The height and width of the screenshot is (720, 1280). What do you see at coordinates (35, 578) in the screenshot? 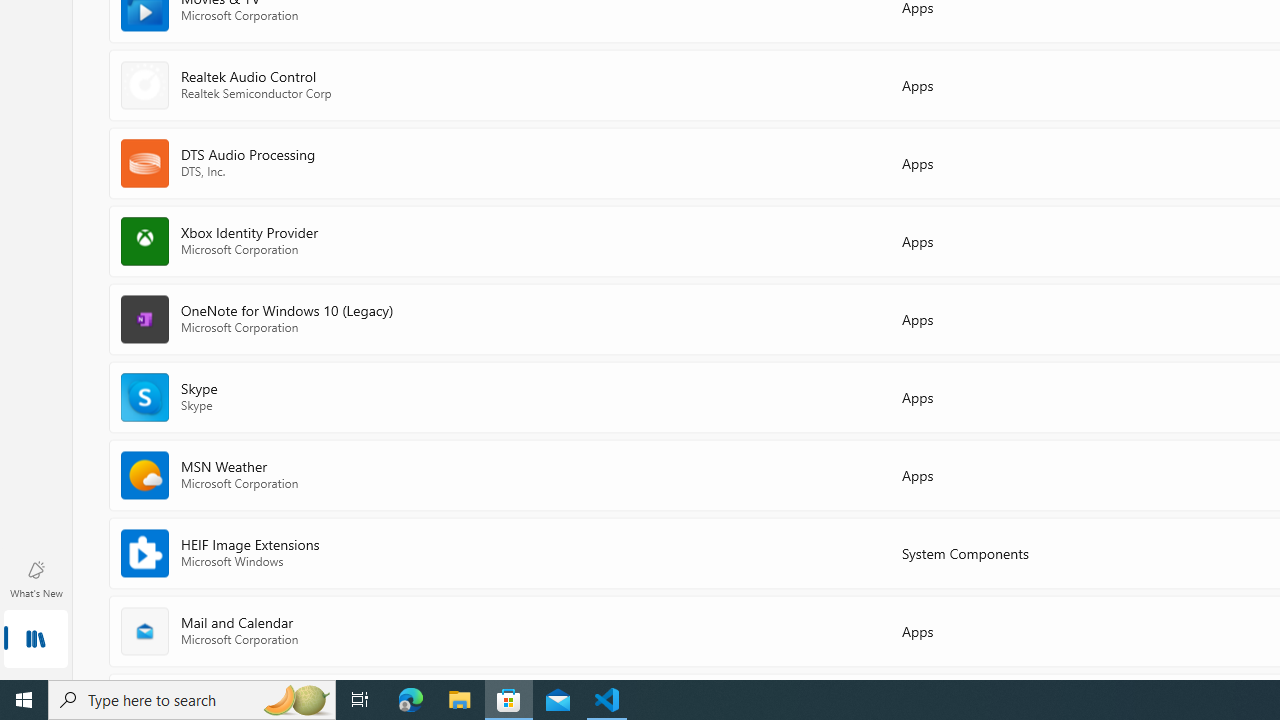
I see `'What'` at bounding box center [35, 578].